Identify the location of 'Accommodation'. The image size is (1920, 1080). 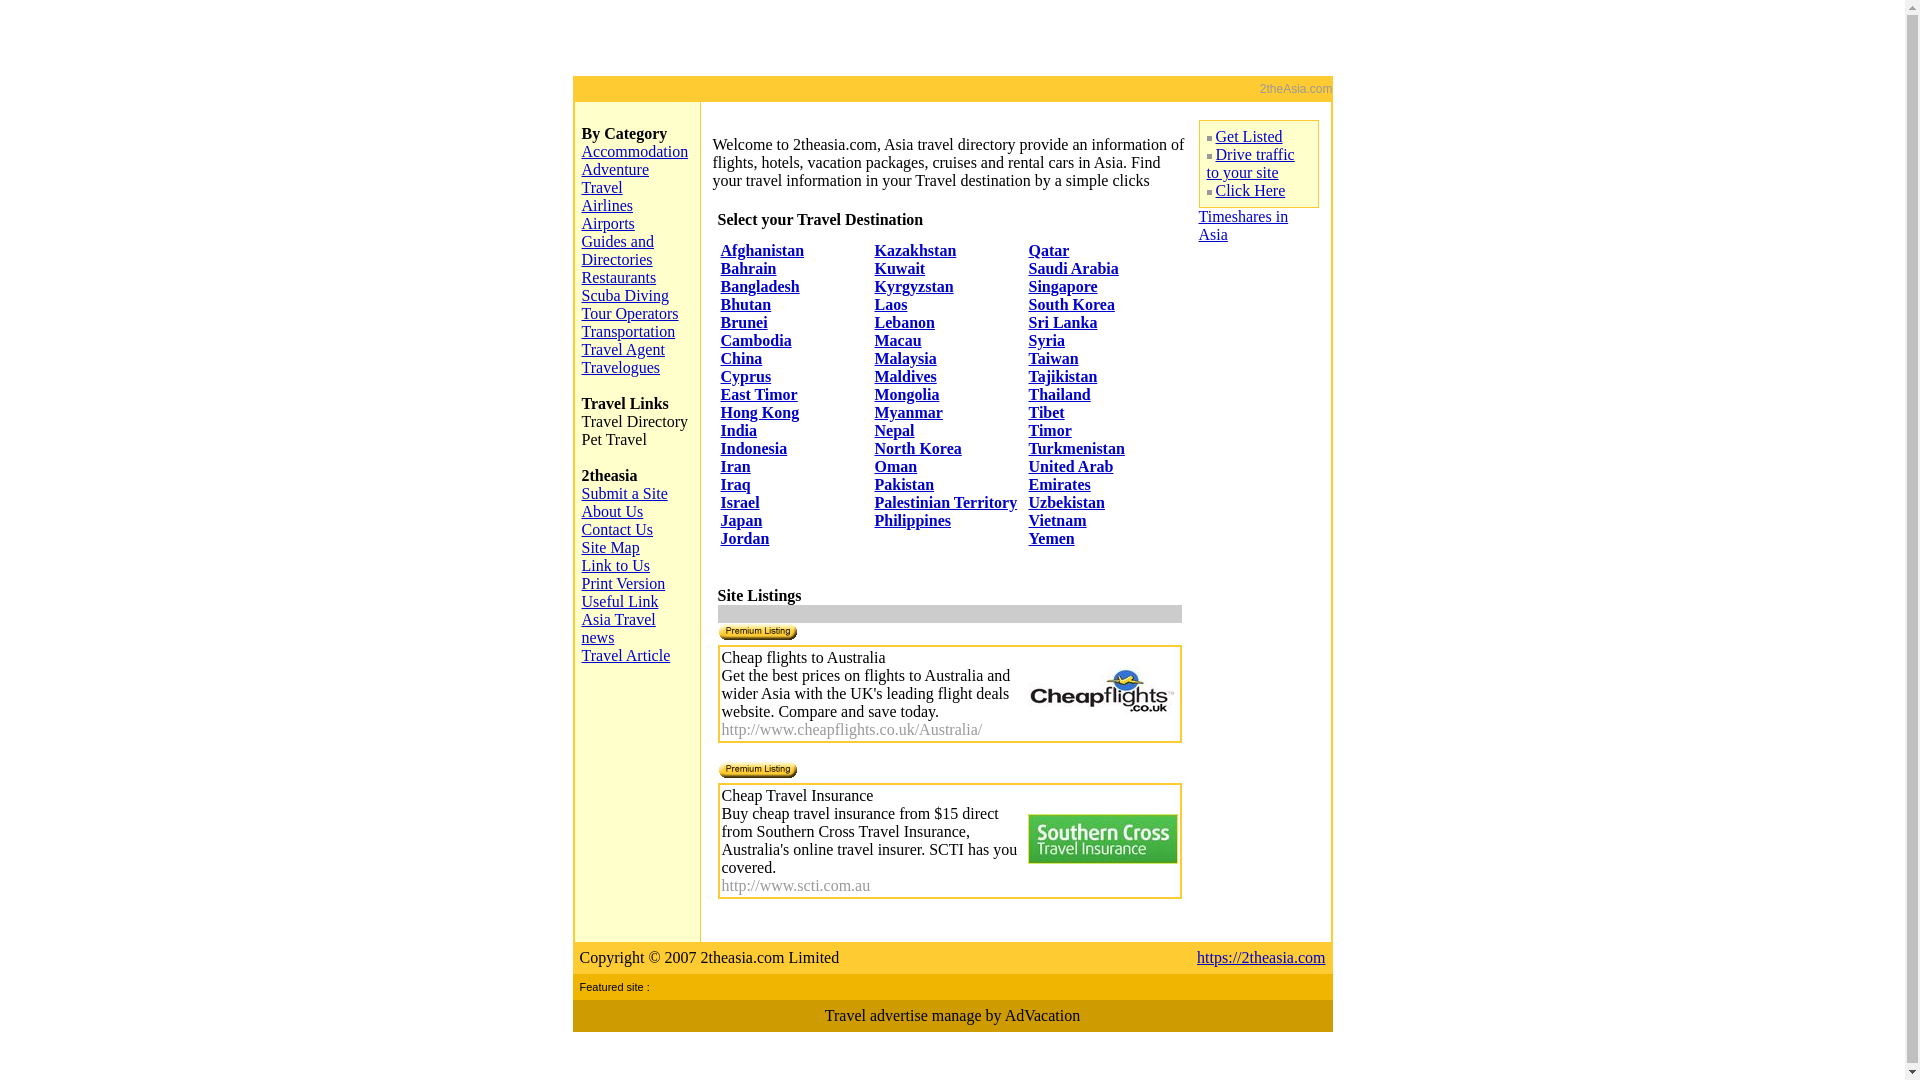
(634, 150).